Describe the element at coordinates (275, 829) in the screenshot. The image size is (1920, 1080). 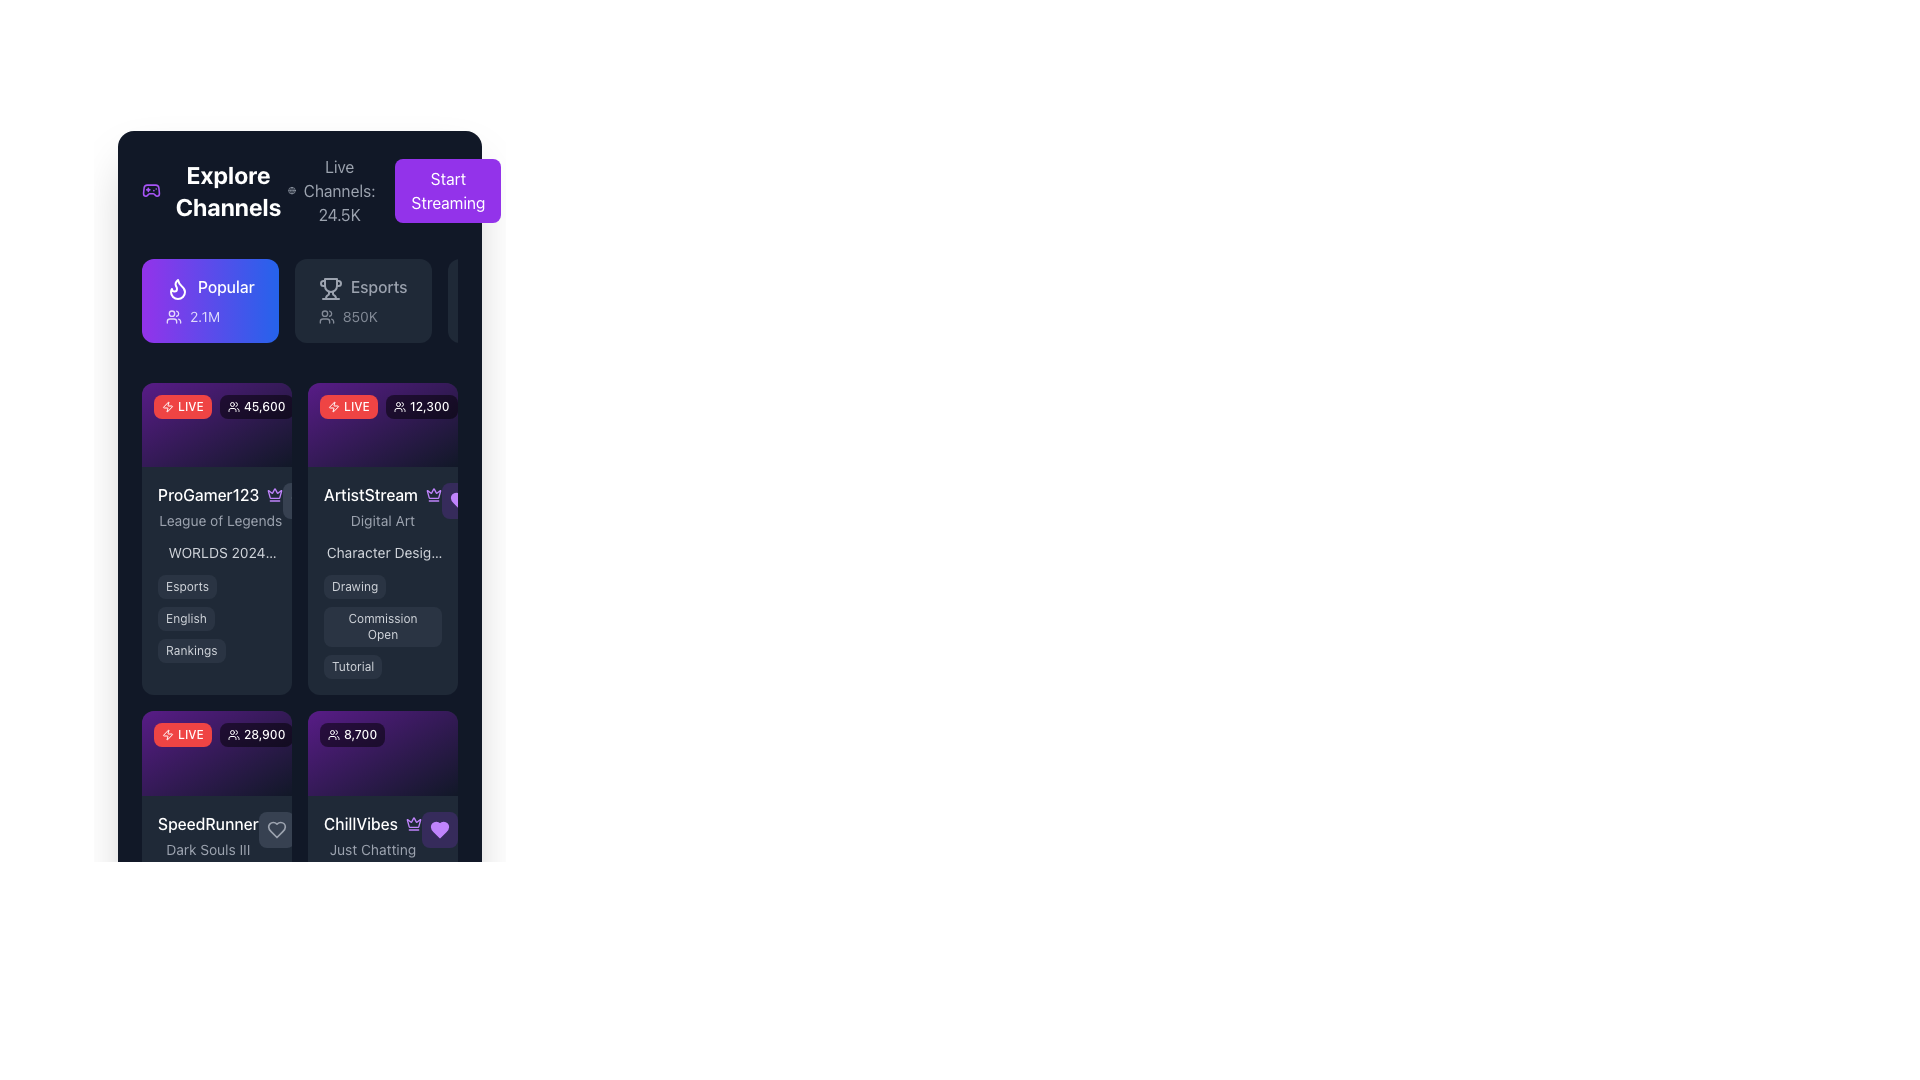
I see `the heart icon in the lower right corner of the 'SpeedRunner Dark Souls III' card to mark it as favorite` at that location.